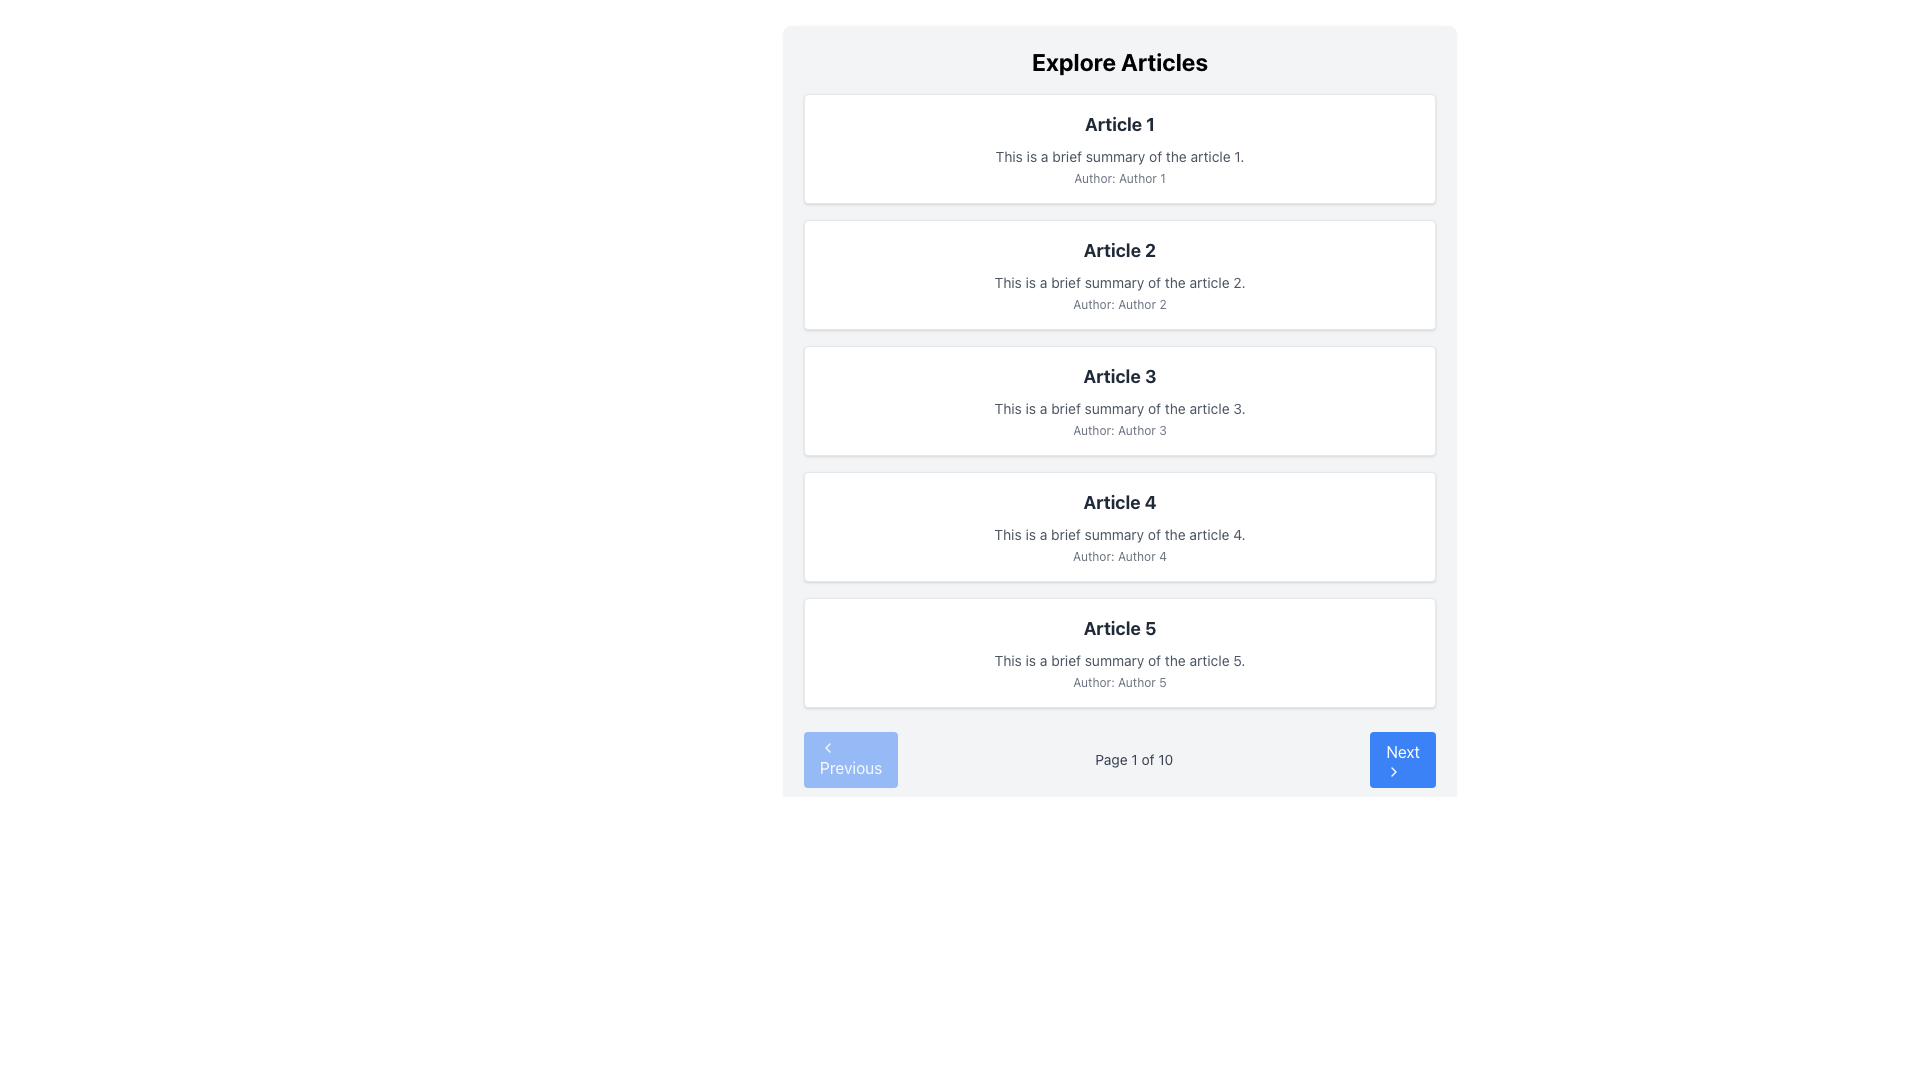 The width and height of the screenshot is (1920, 1080). I want to click on the text element displaying 'Page 1 of 10', which is located at the bottom center of the interface, between the 'Previous' and 'Next' buttons, so click(1134, 759).